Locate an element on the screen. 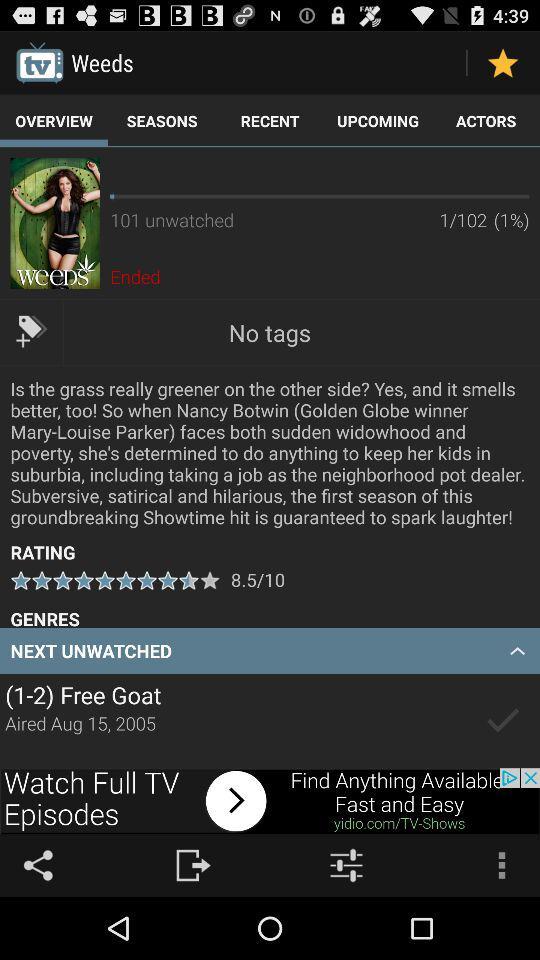 This screenshot has width=540, height=960. favorite is located at coordinates (502, 62).